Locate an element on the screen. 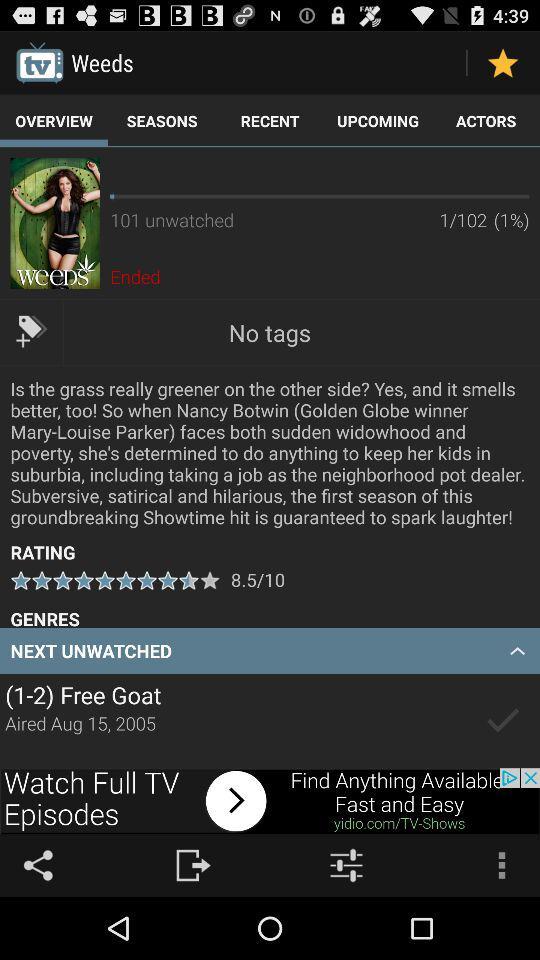 This screenshot has width=540, height=960. favorite is located at coordinates (502, 62).